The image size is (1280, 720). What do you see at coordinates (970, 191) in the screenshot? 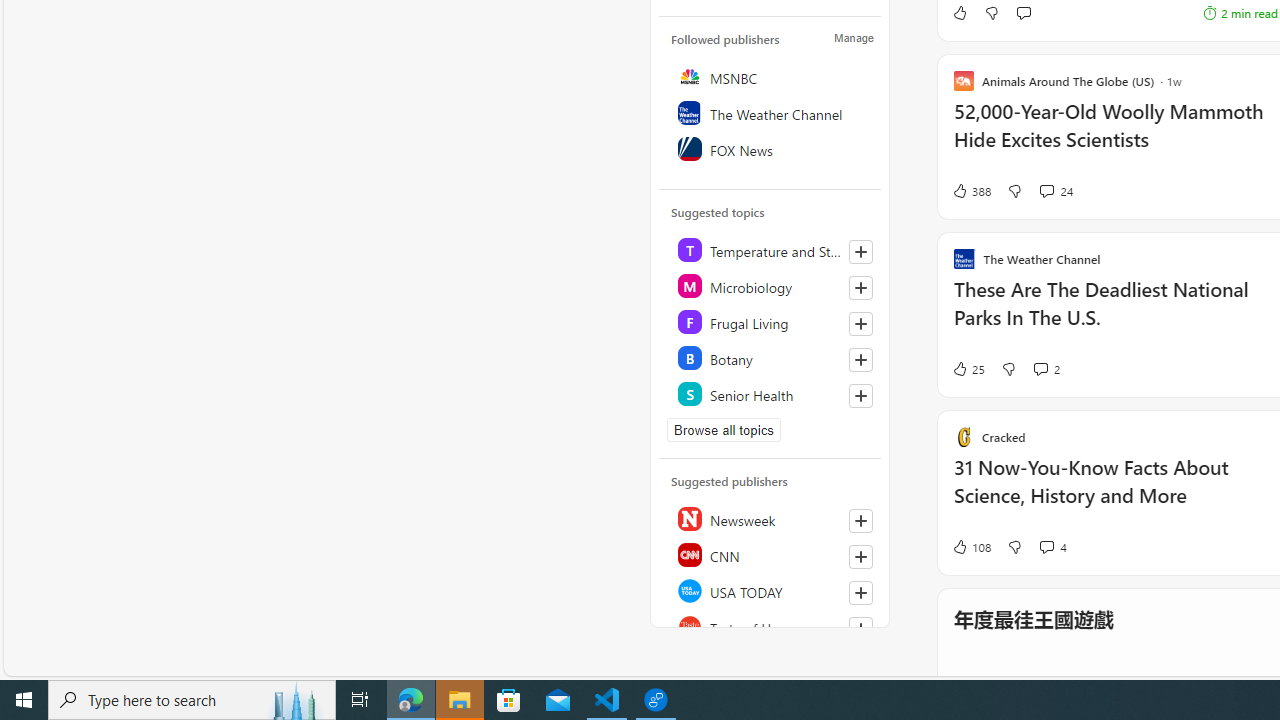
I see `'388 Like'` at bounding box center [970, 191].